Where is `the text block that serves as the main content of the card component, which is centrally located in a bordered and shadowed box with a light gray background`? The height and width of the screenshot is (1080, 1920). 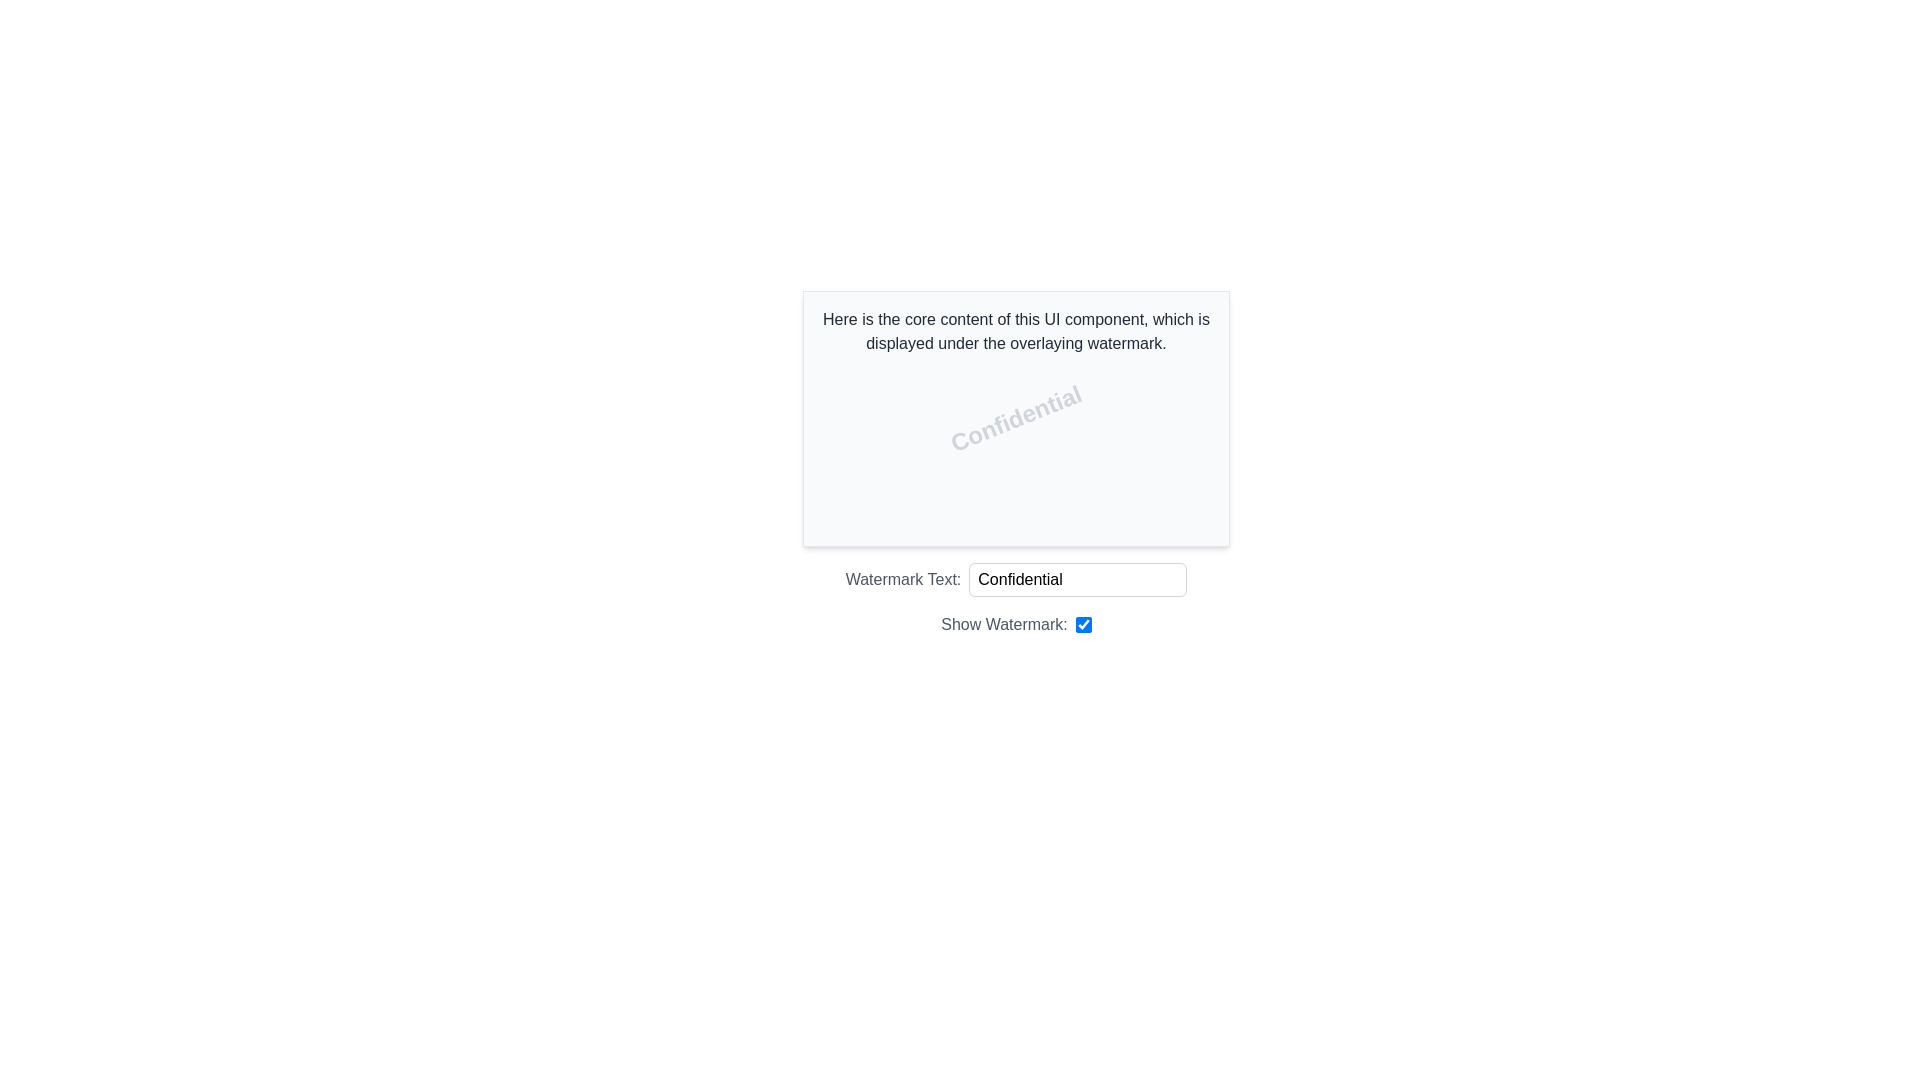
the text block that serves as the main content of the card component, which is centrally located in a bordered and shadowed box with a light gray background is located at coordinates (1016, 330).